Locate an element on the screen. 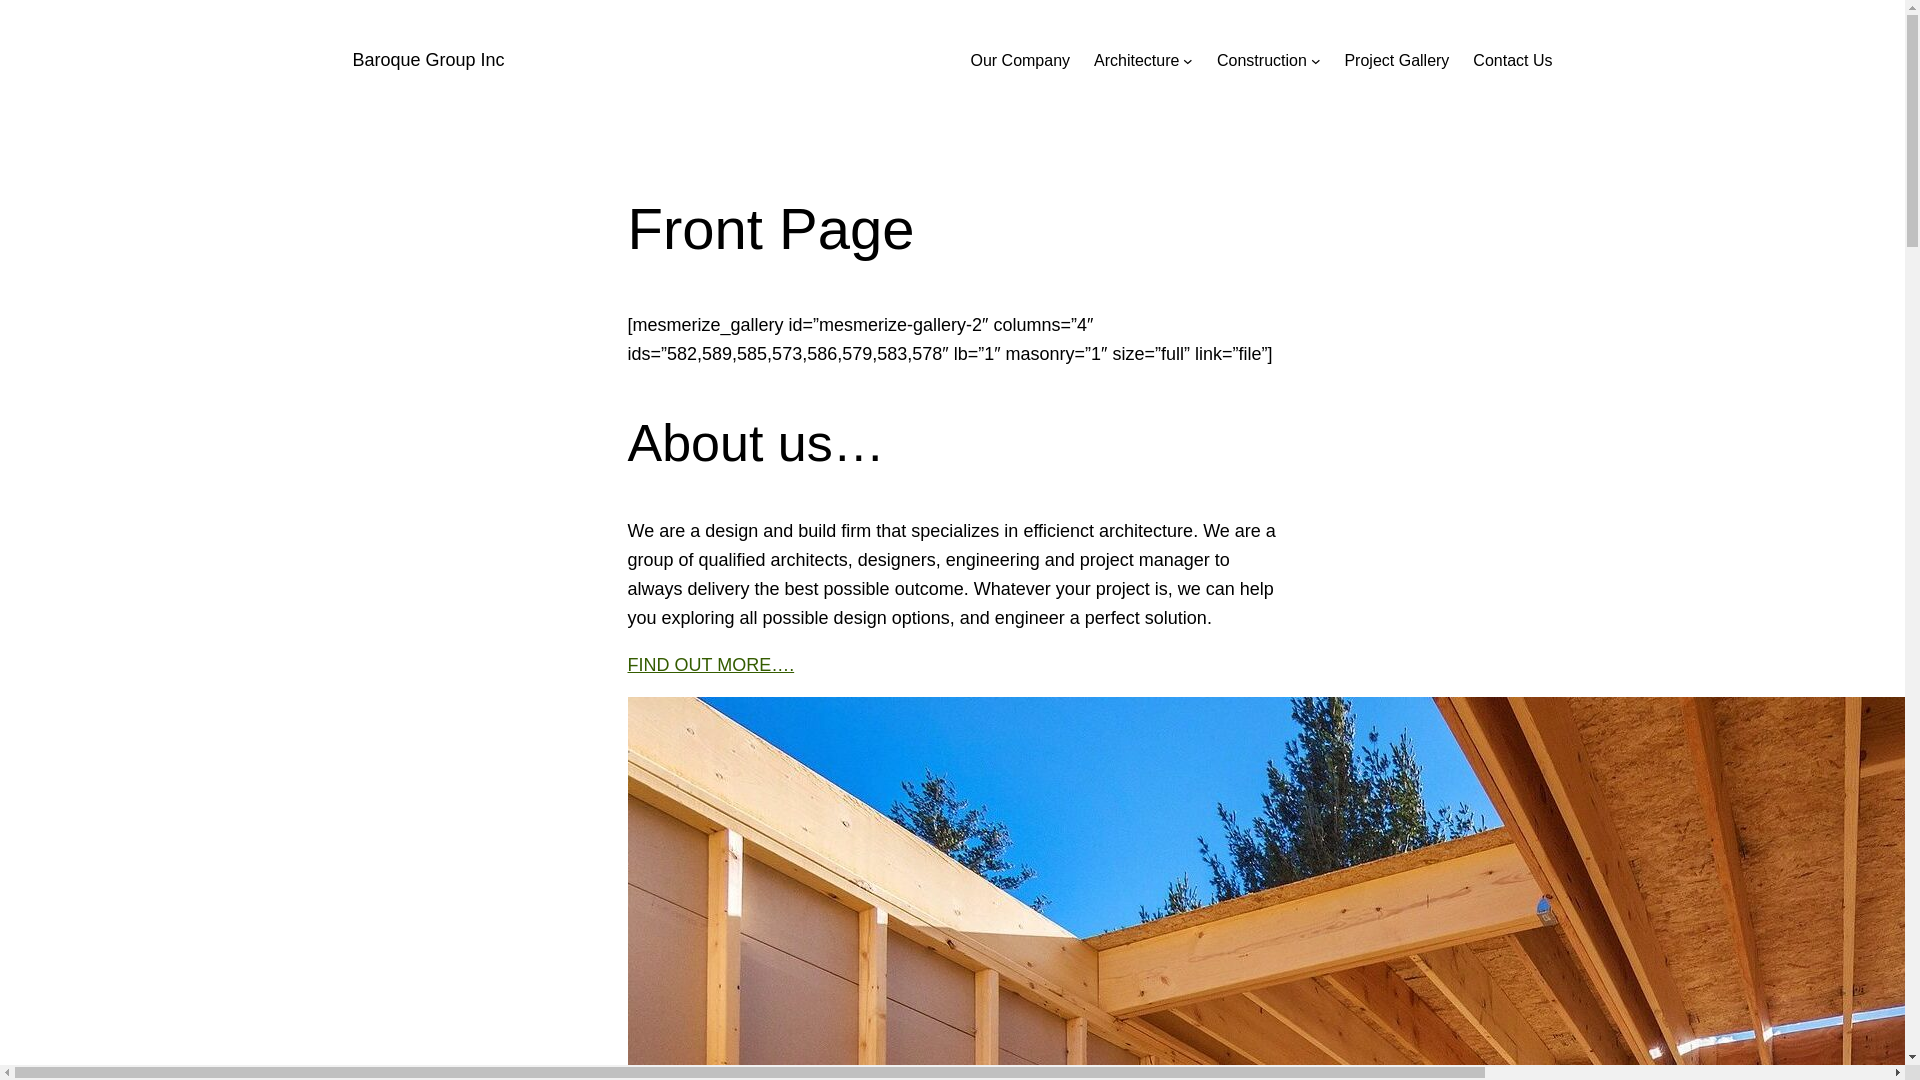 The height and width of the screenshot is (1080, 1920). 'Baroque Group Inc' is located at coordinates (426, 59).